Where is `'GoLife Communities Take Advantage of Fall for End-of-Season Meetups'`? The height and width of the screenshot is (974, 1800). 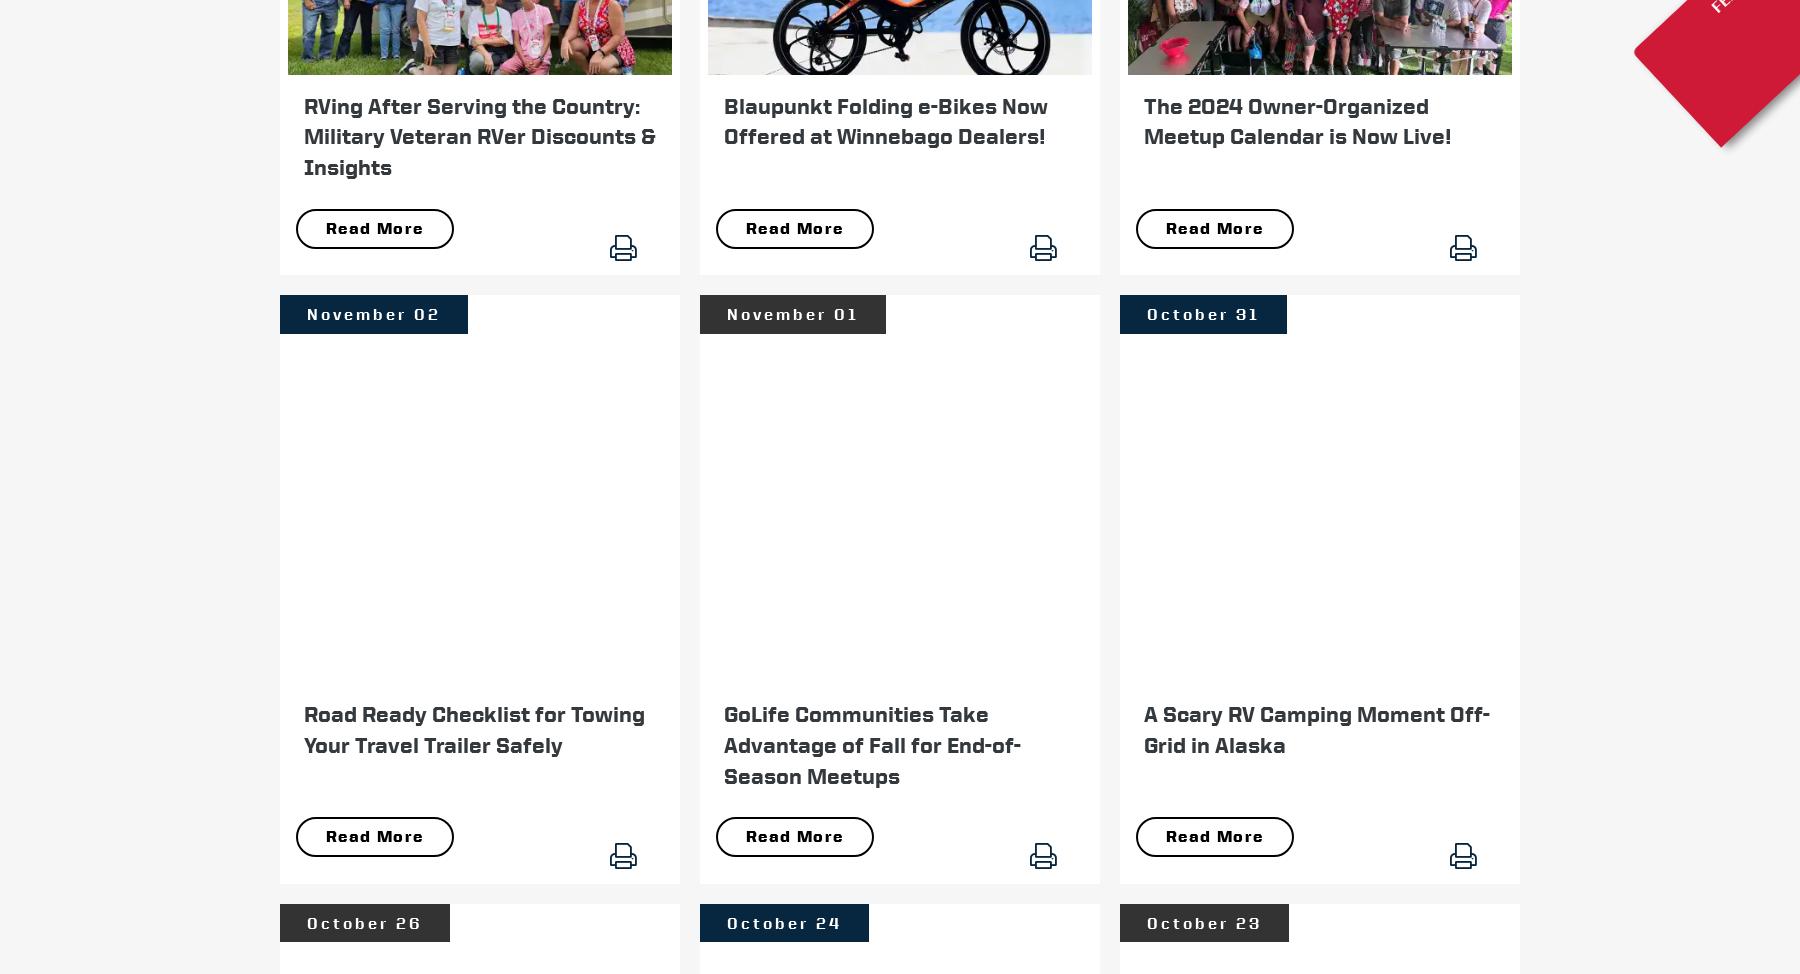 'GoLife Communities Take Advantage of Fall for End-of-Season Meetups' is located at coordinates (872, 743).